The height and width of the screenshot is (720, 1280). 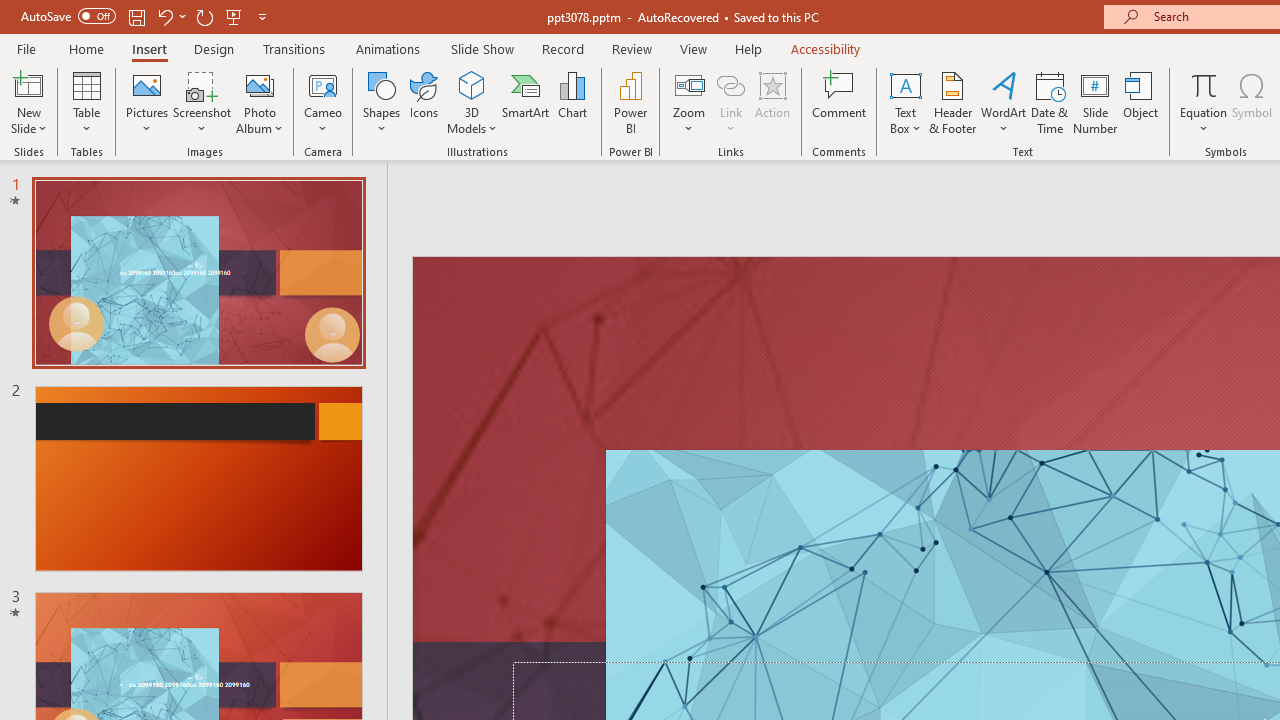 What do you see at coordinates (423, 103) in the screenshot?
I see `'Icons'` at bounding box center [423, 103].